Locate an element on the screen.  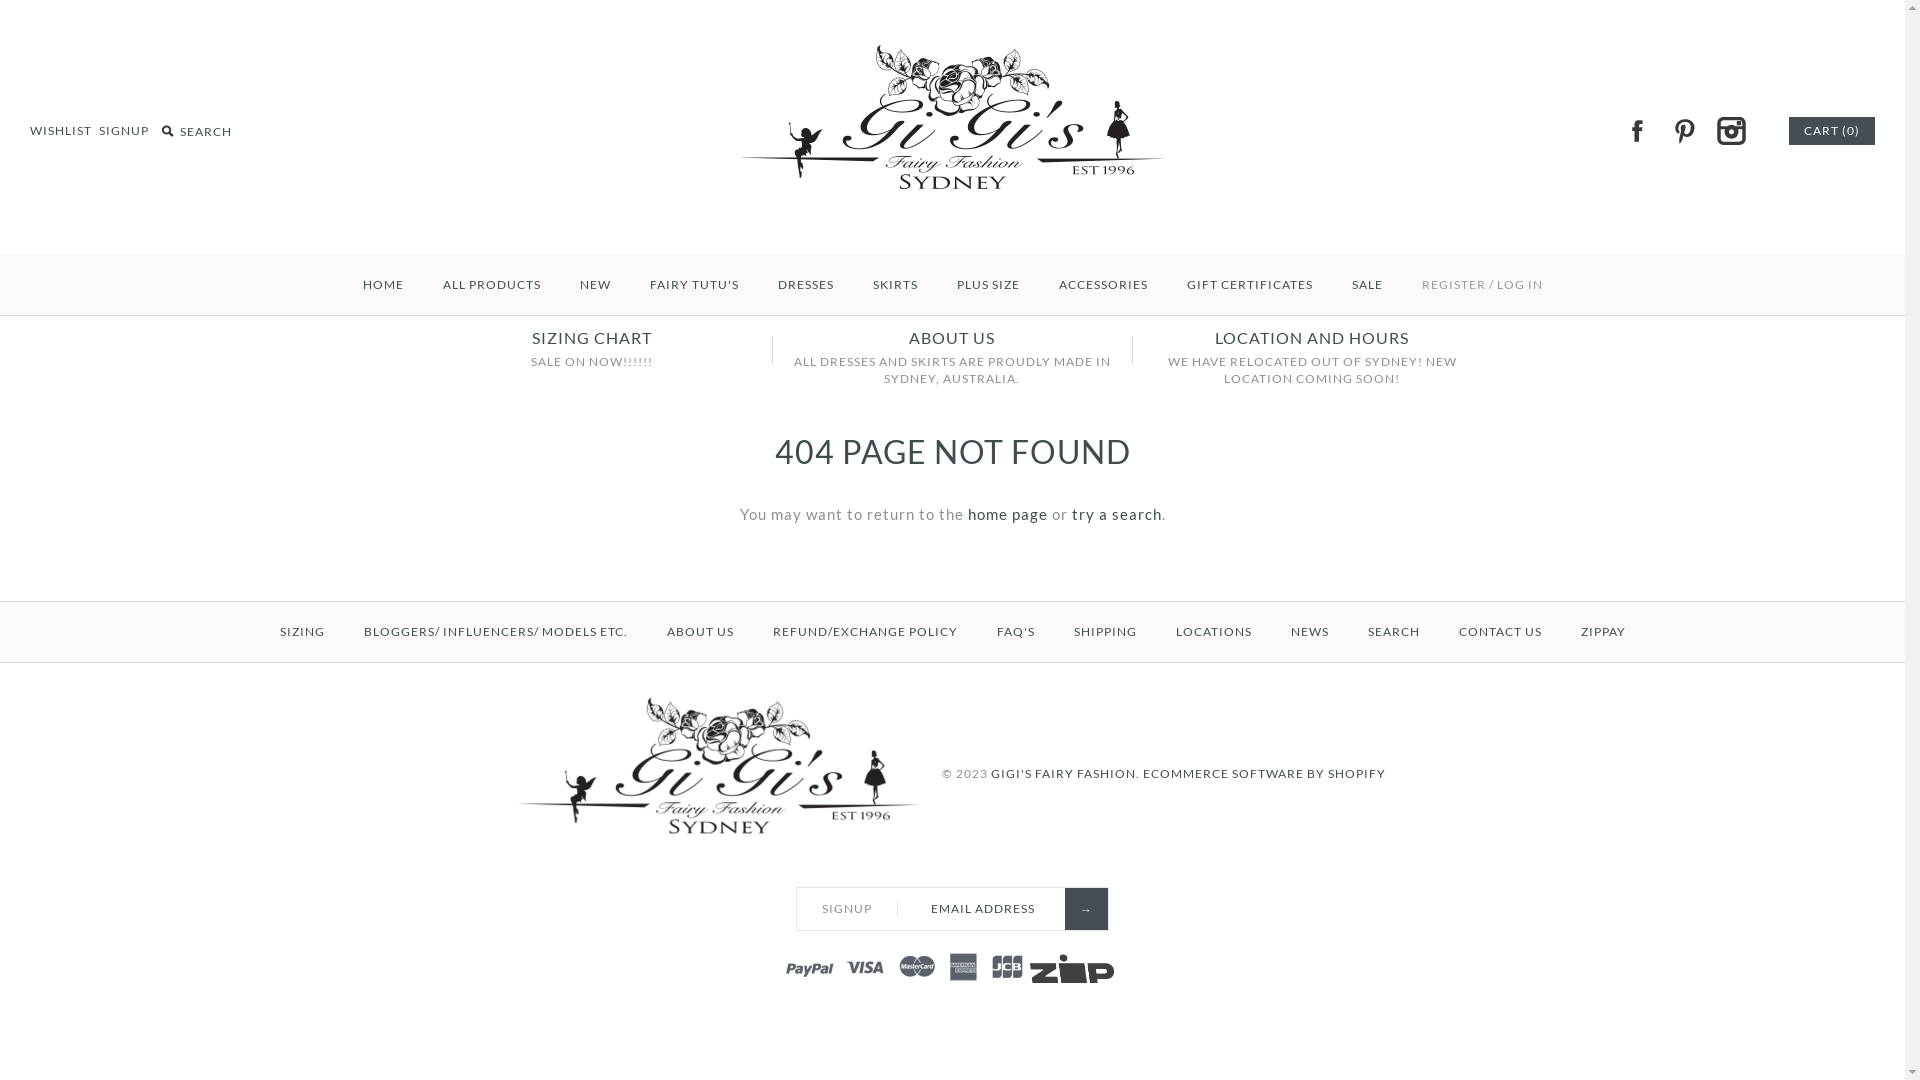
'SALE' is located at coordinates (1366, 285).